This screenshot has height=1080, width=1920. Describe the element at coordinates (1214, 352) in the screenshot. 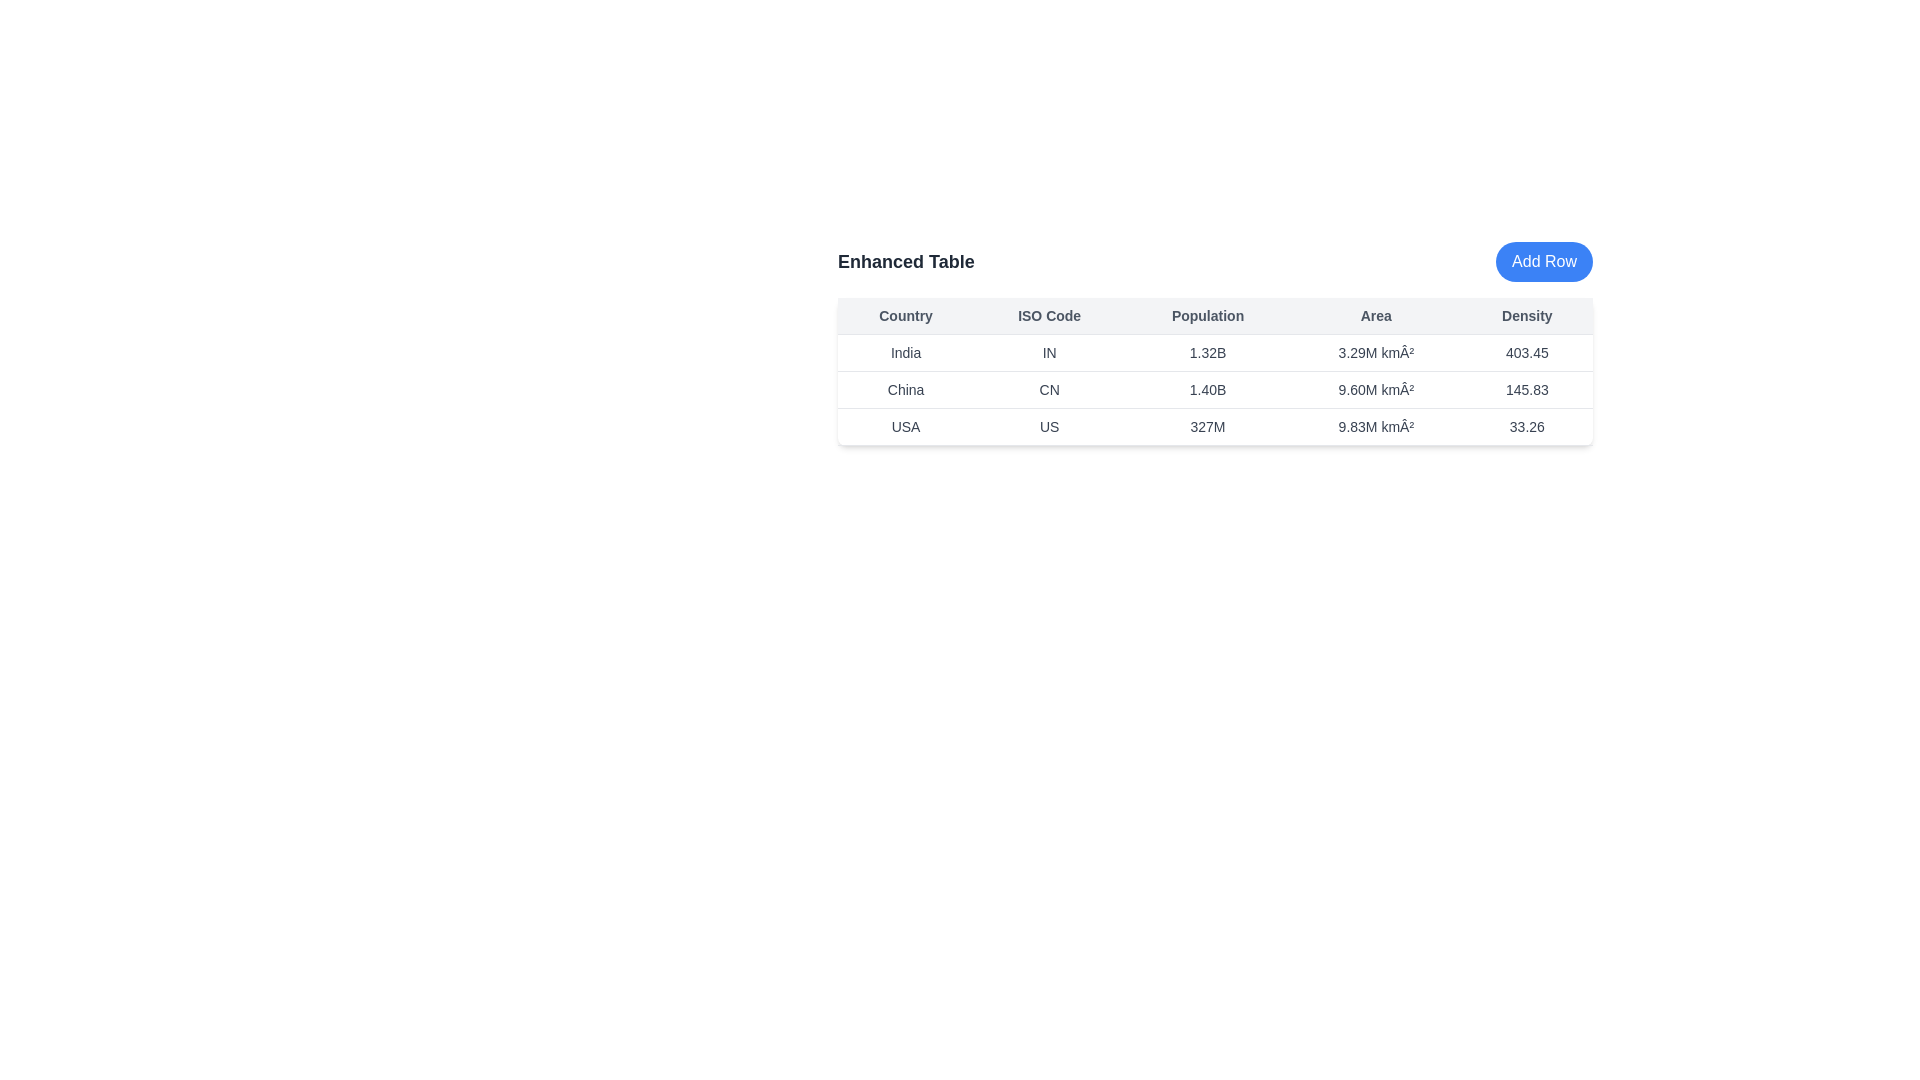

I see `the first row of the table that presents detailed data about the country 'India', which is located under the headers 'Country', 'ISO Code', 'Population', 'Area', and 'Density'` at that location.